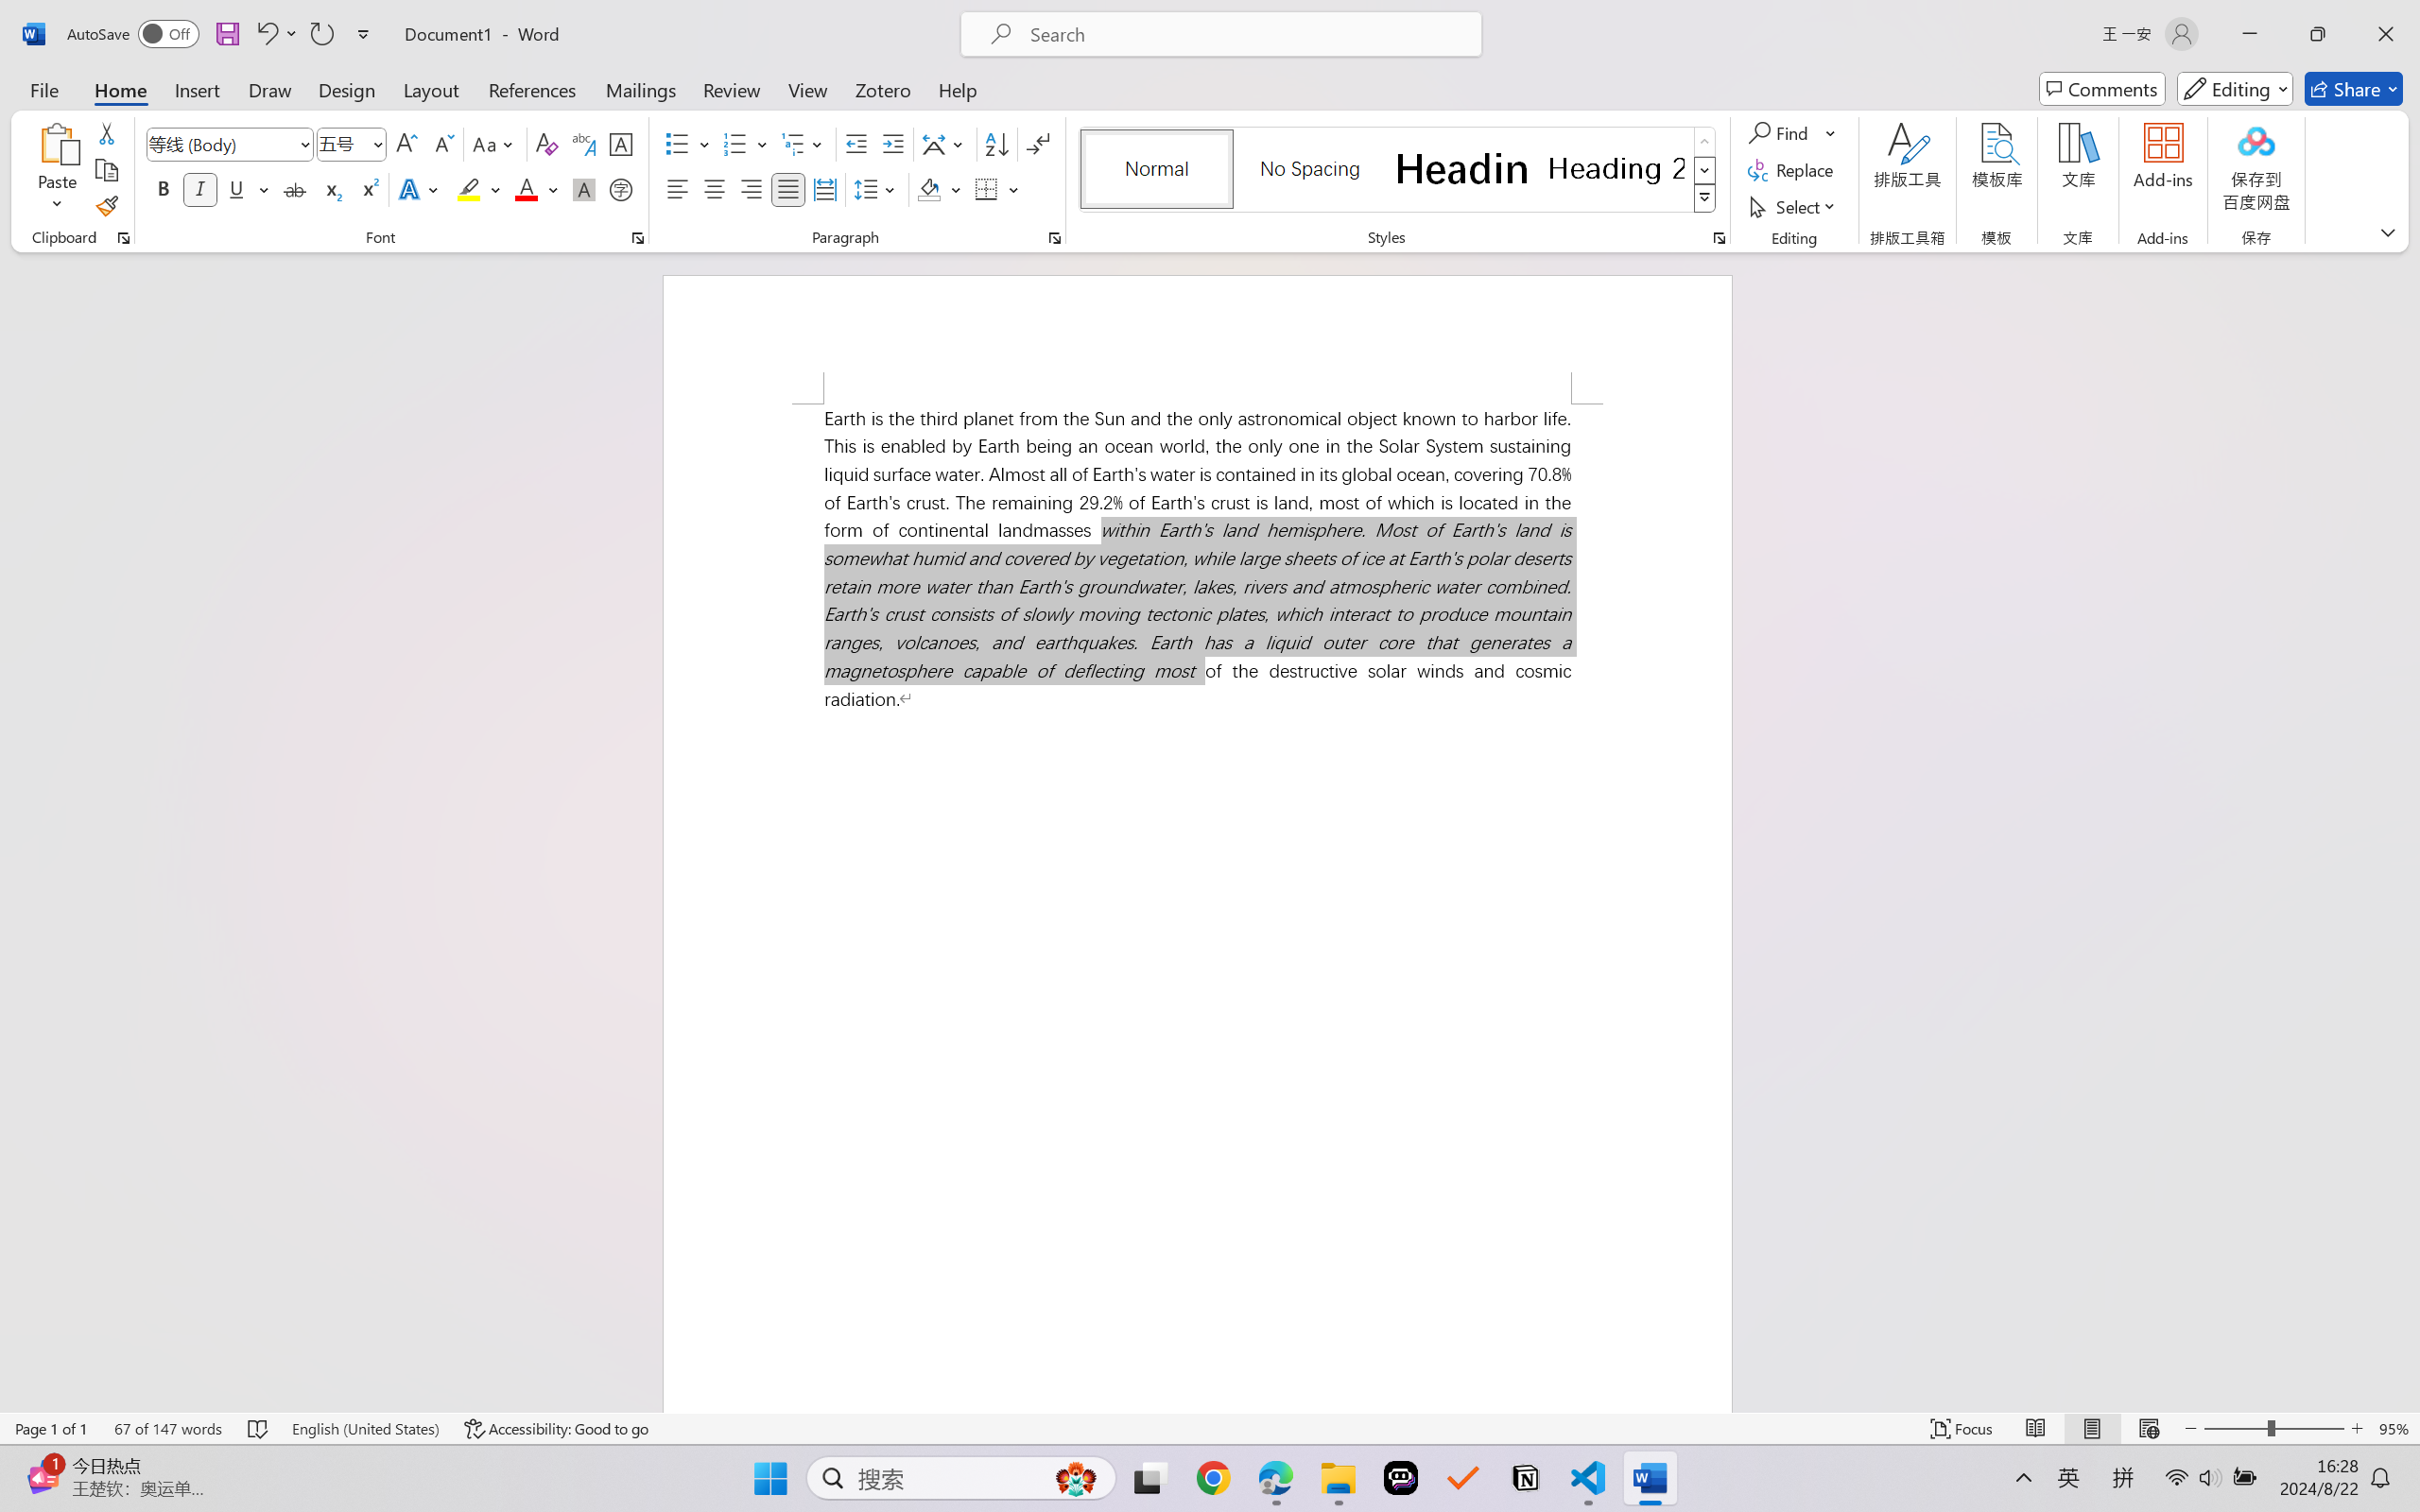  What do you see at coordinates (278, 51) in the screenshot?
I see `'Transitions'` at bounding box center [278, 51].